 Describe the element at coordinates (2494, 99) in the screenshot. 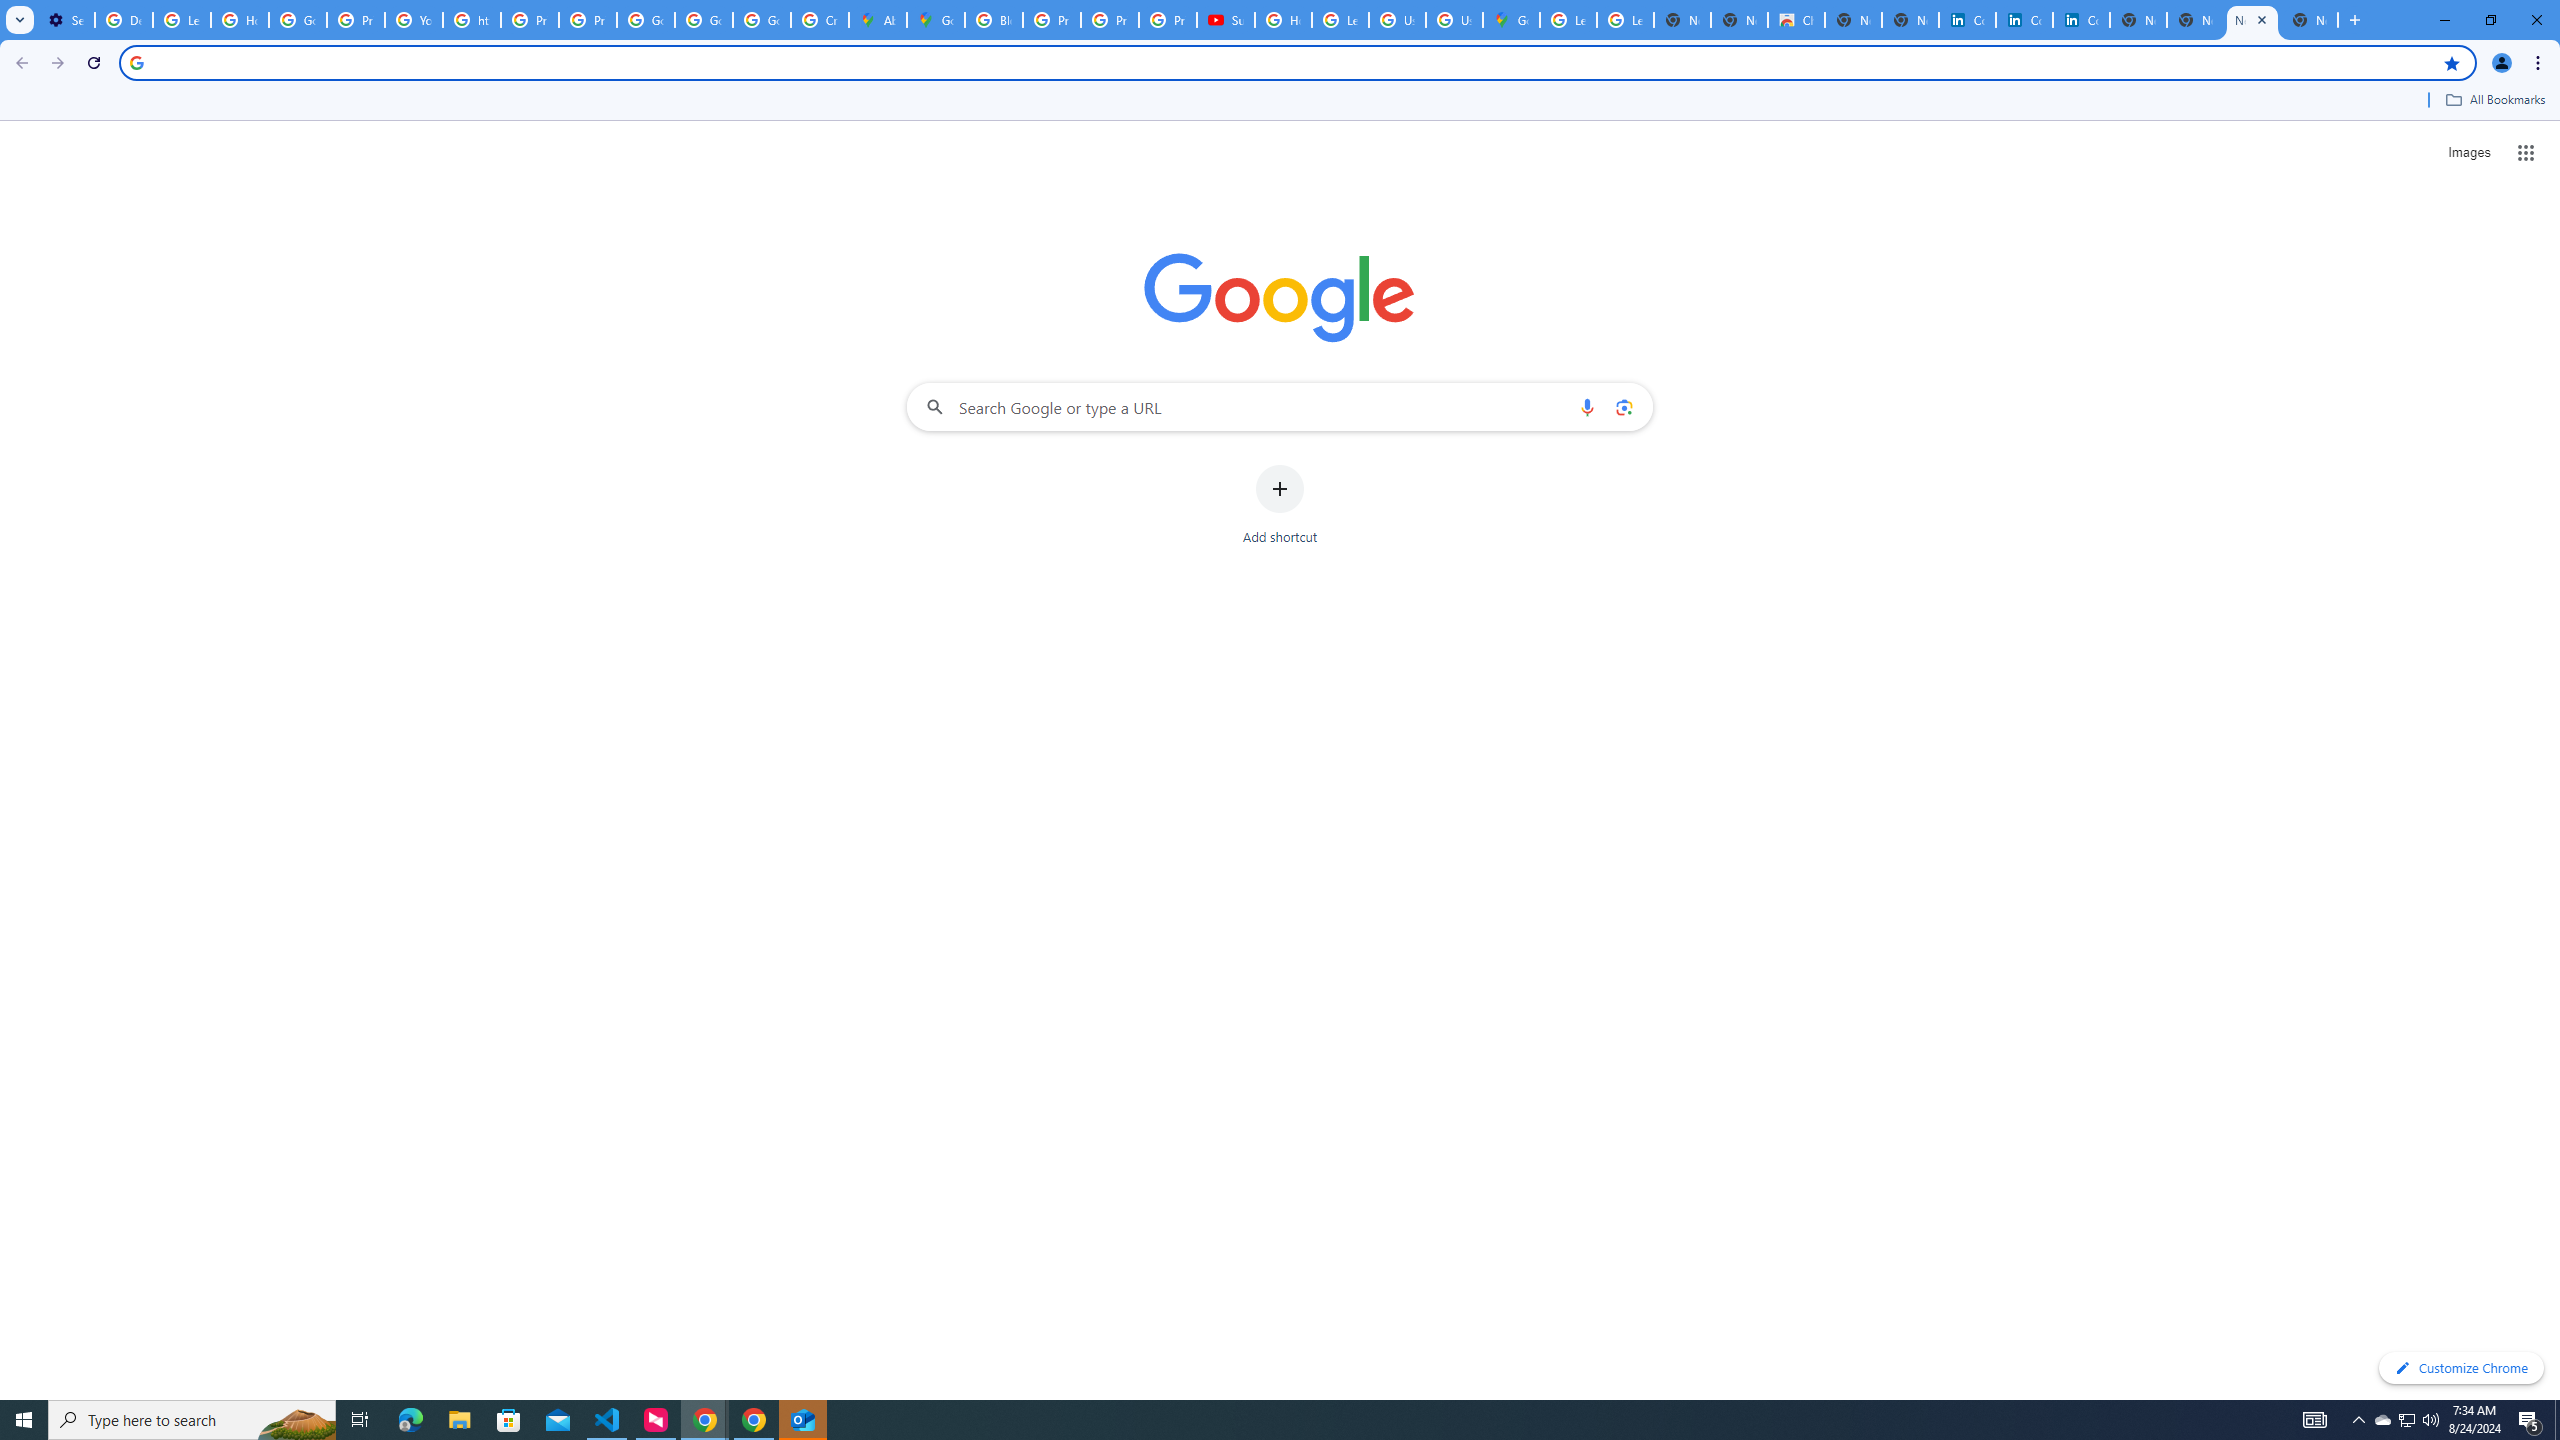

I see `'All Bookmarks'` at that location.